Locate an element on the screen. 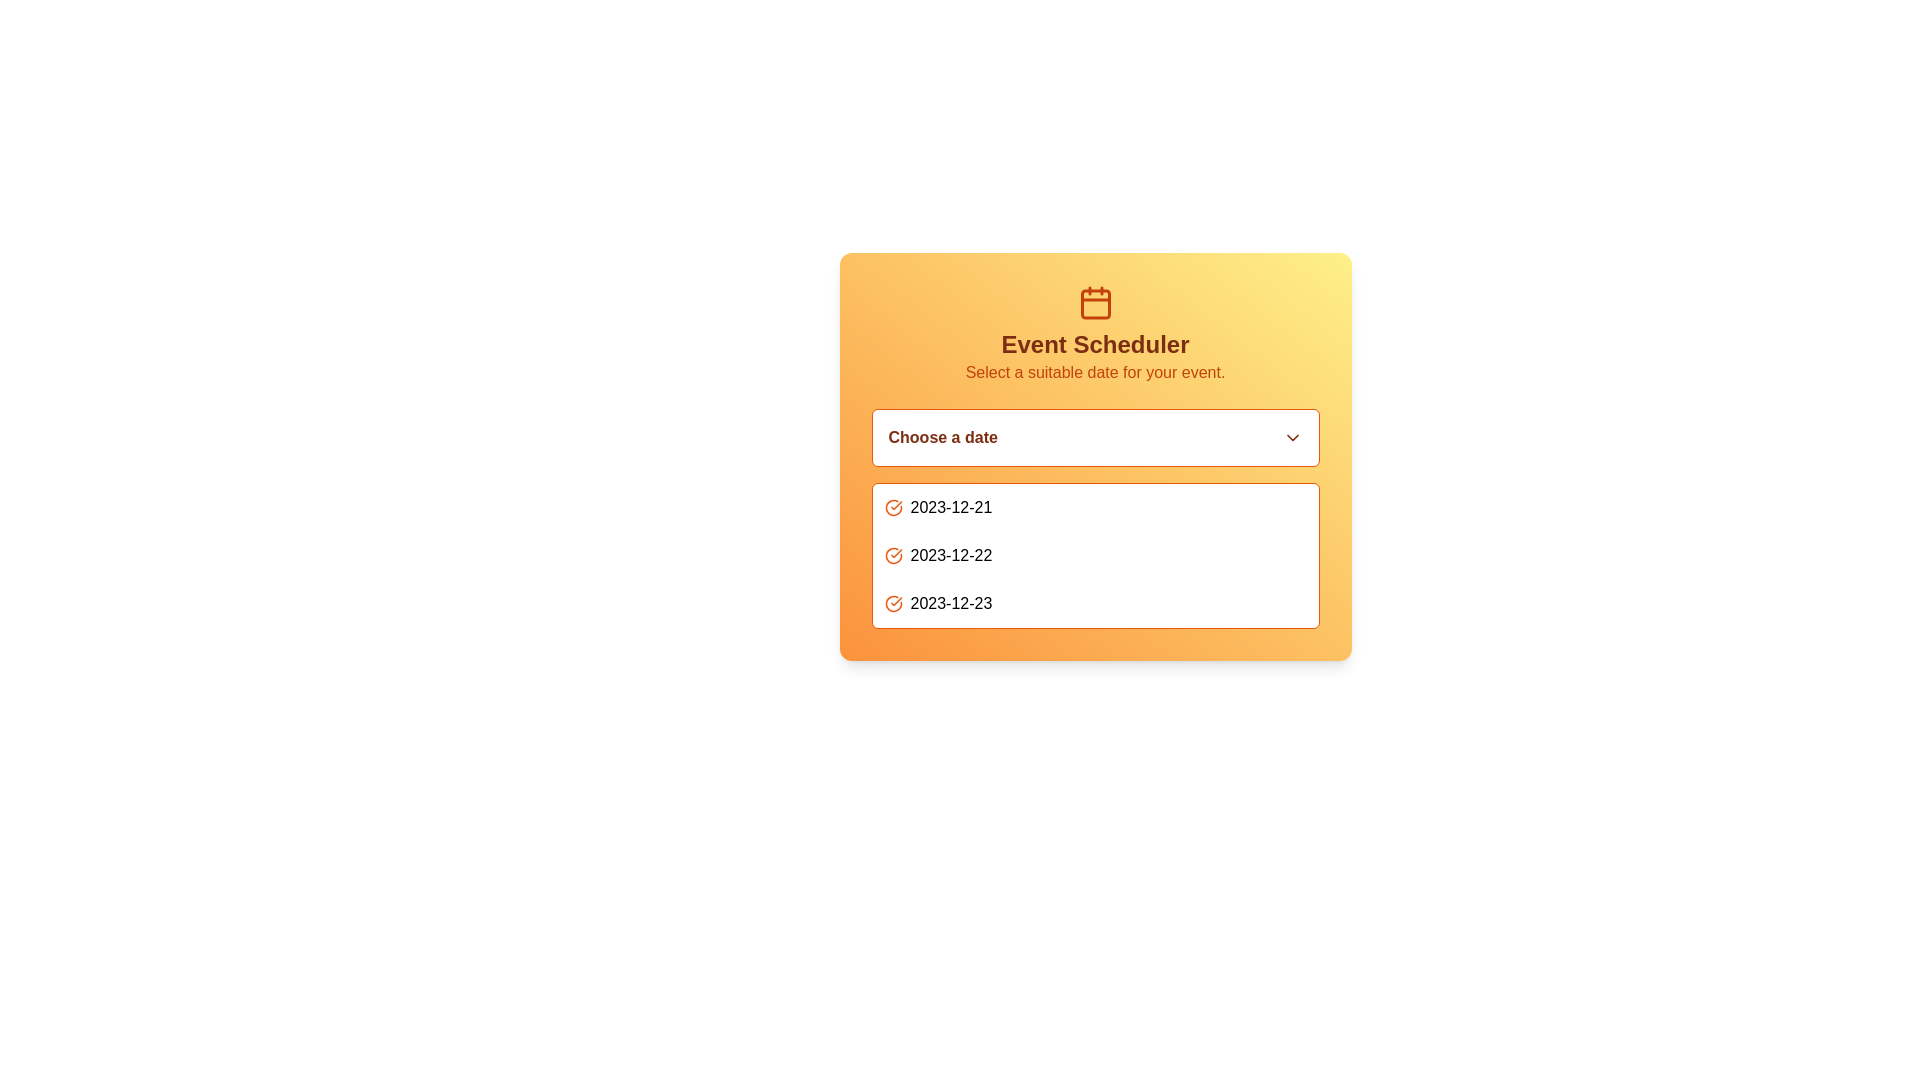 This screenshot has height=1080, width=1920. the selection icon for the date '2023-12-21', which is positioned at the left of the date in a vertical list of icons is located at coordinates (892, 507).